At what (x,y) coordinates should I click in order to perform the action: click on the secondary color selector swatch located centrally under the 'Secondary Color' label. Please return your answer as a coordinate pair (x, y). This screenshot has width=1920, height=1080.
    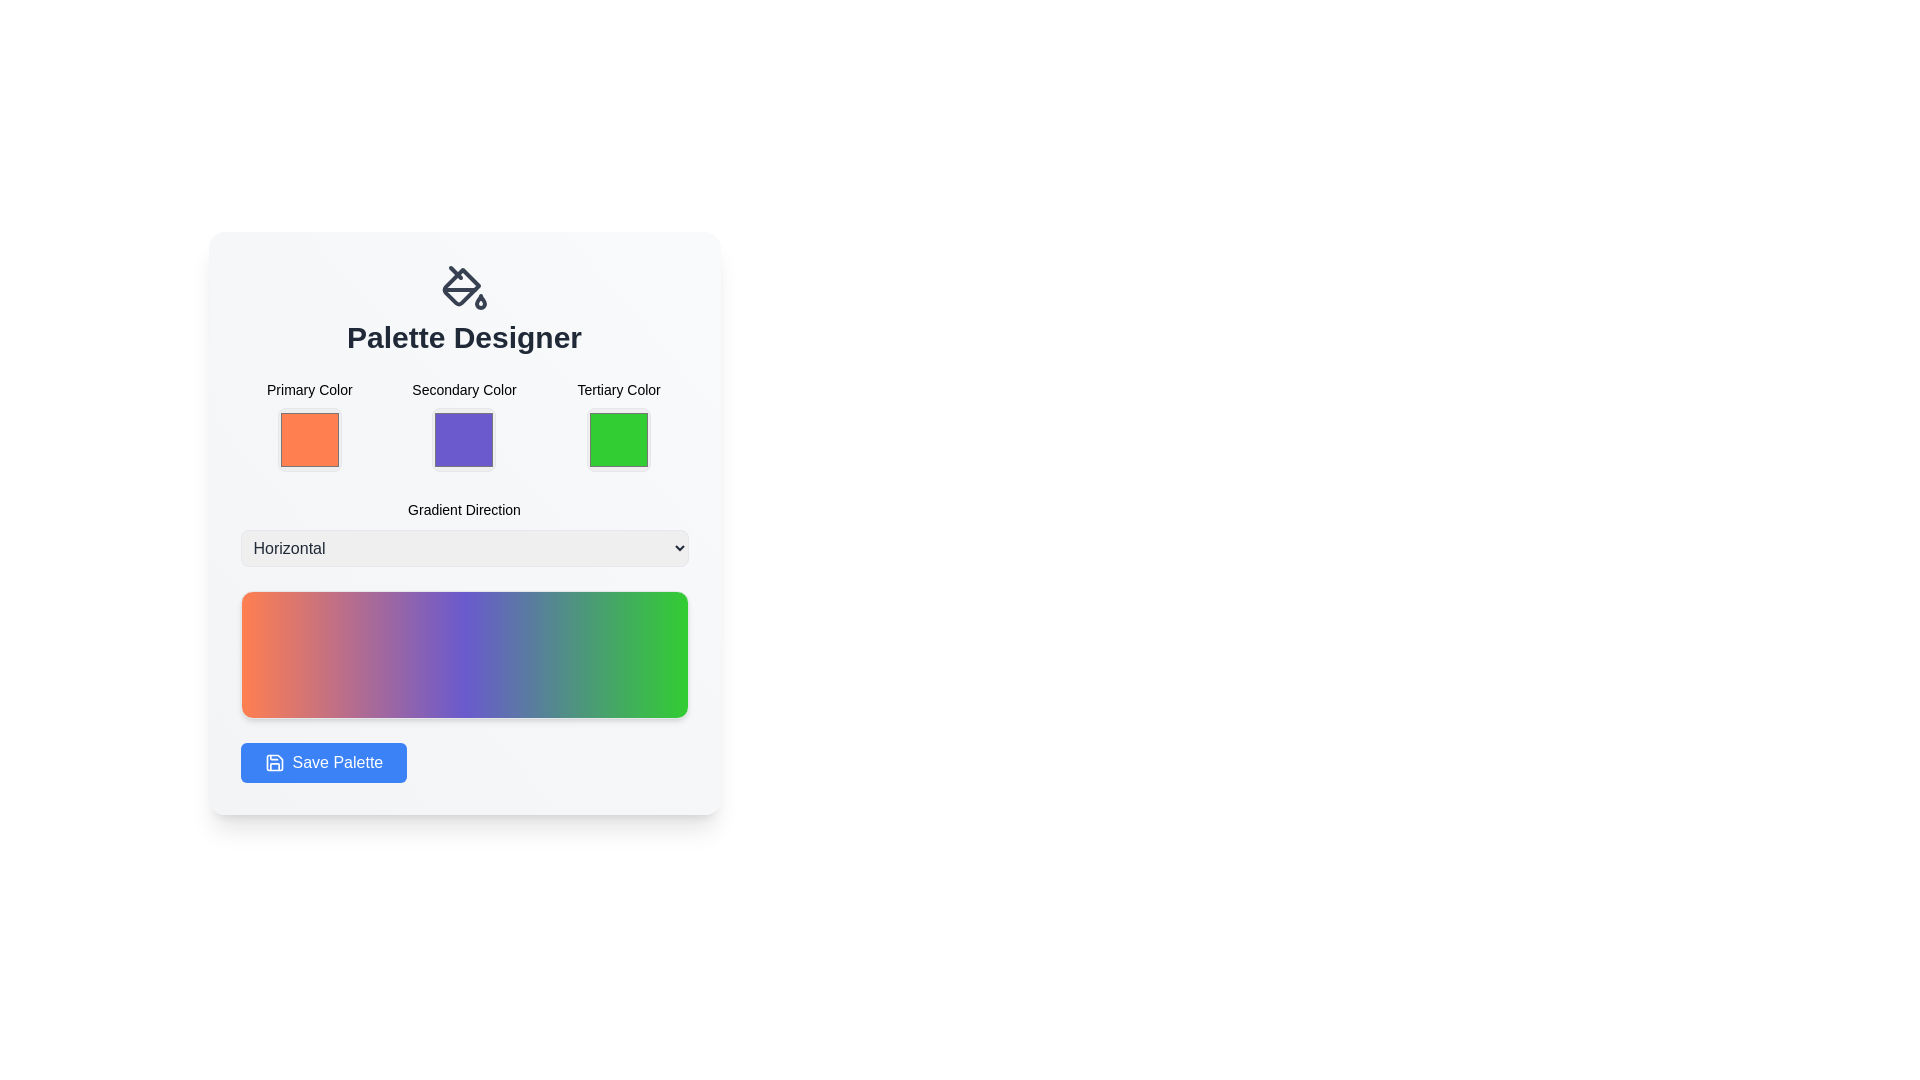
    Looking at the image, I should click on (463, 438).